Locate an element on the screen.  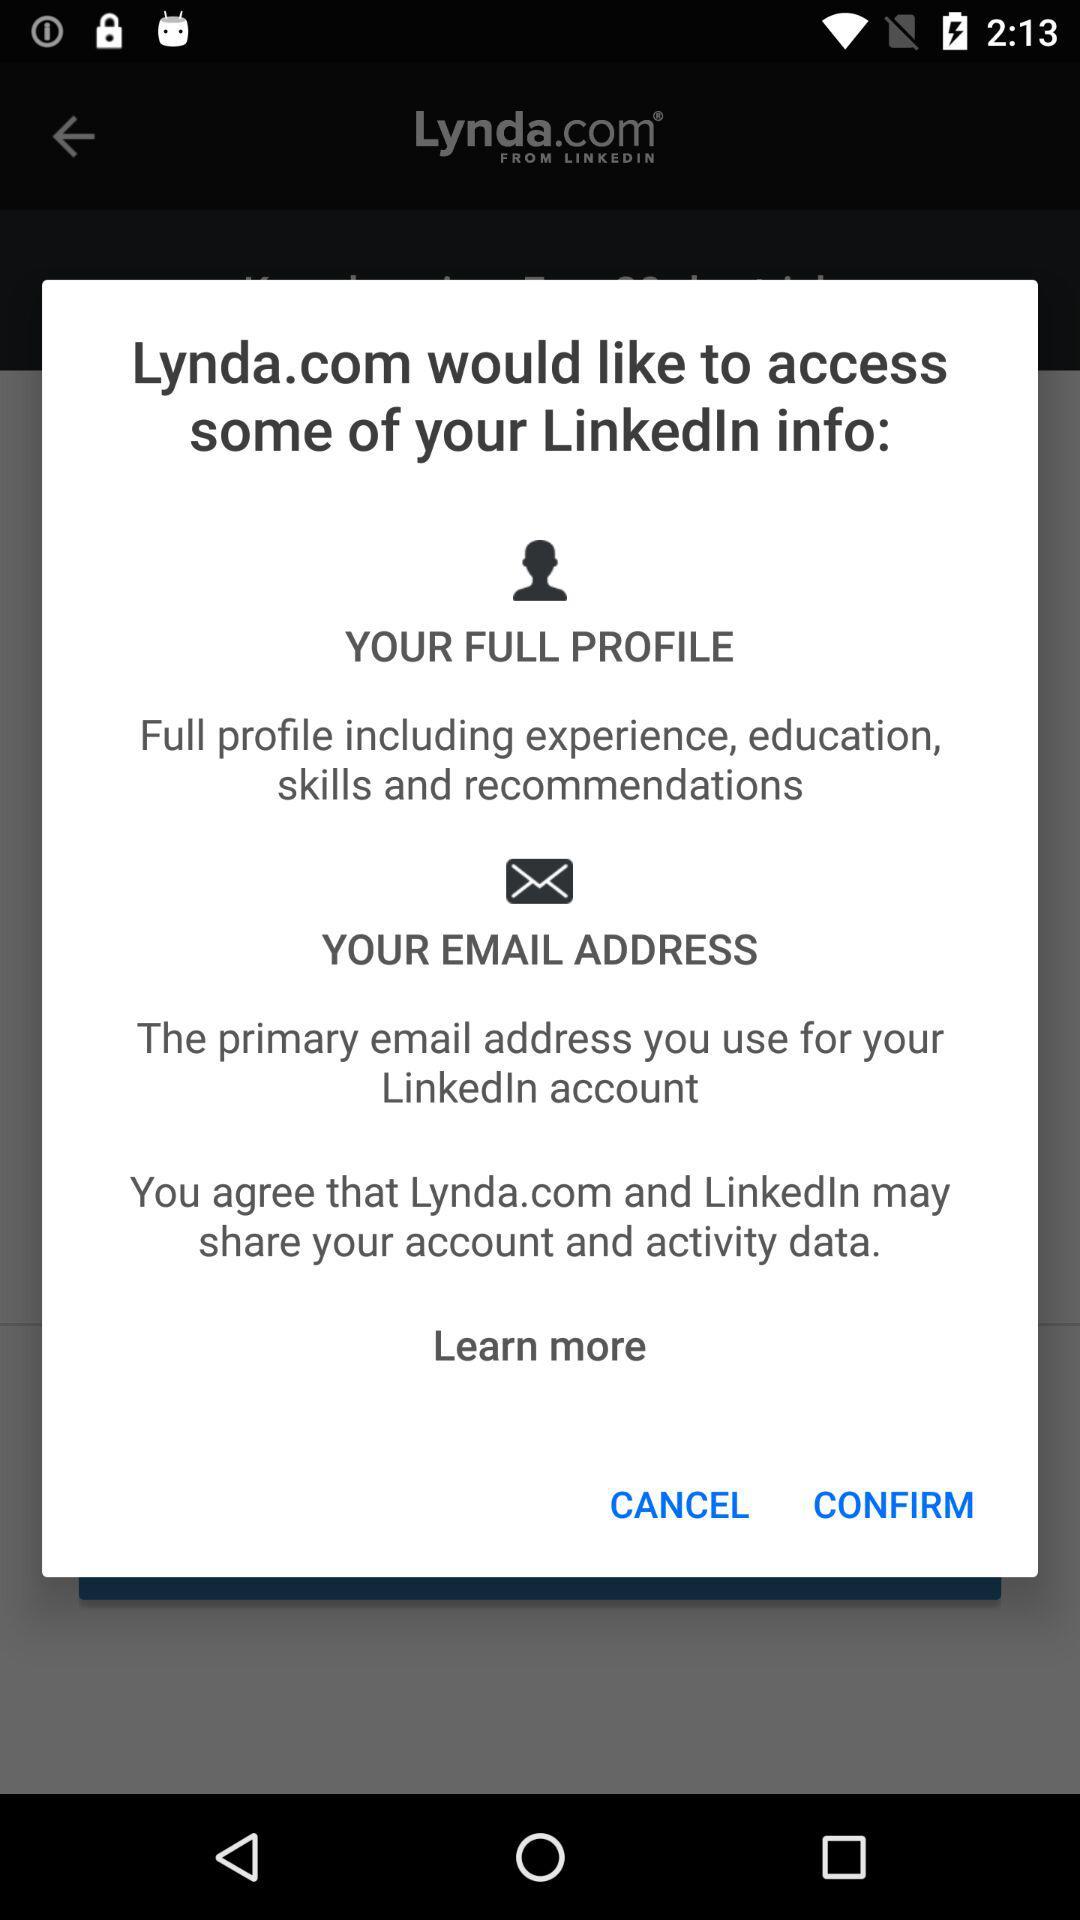
the item next to the cancel item is located at coordinates (893, 1503).